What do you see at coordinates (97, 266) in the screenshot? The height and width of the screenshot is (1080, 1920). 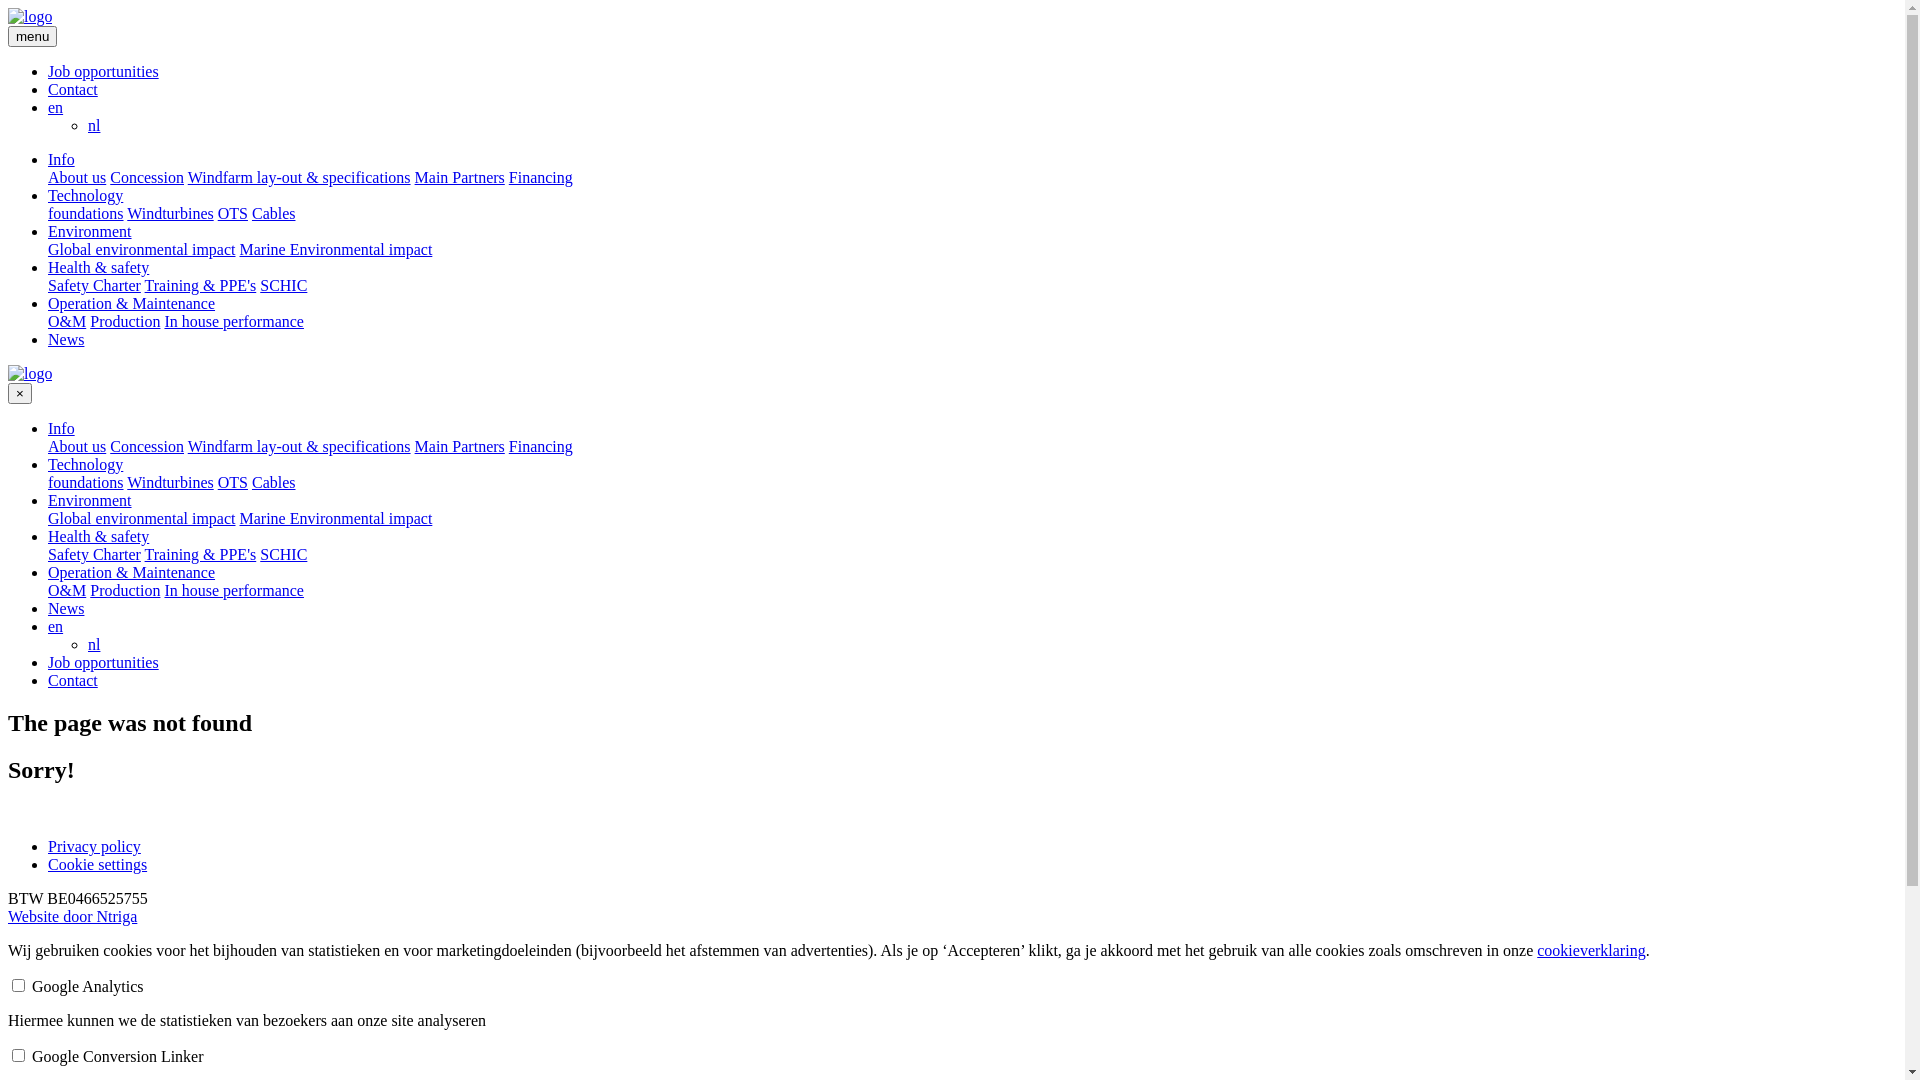 I see `'Health & safety'` at bounding box center [97, 266].